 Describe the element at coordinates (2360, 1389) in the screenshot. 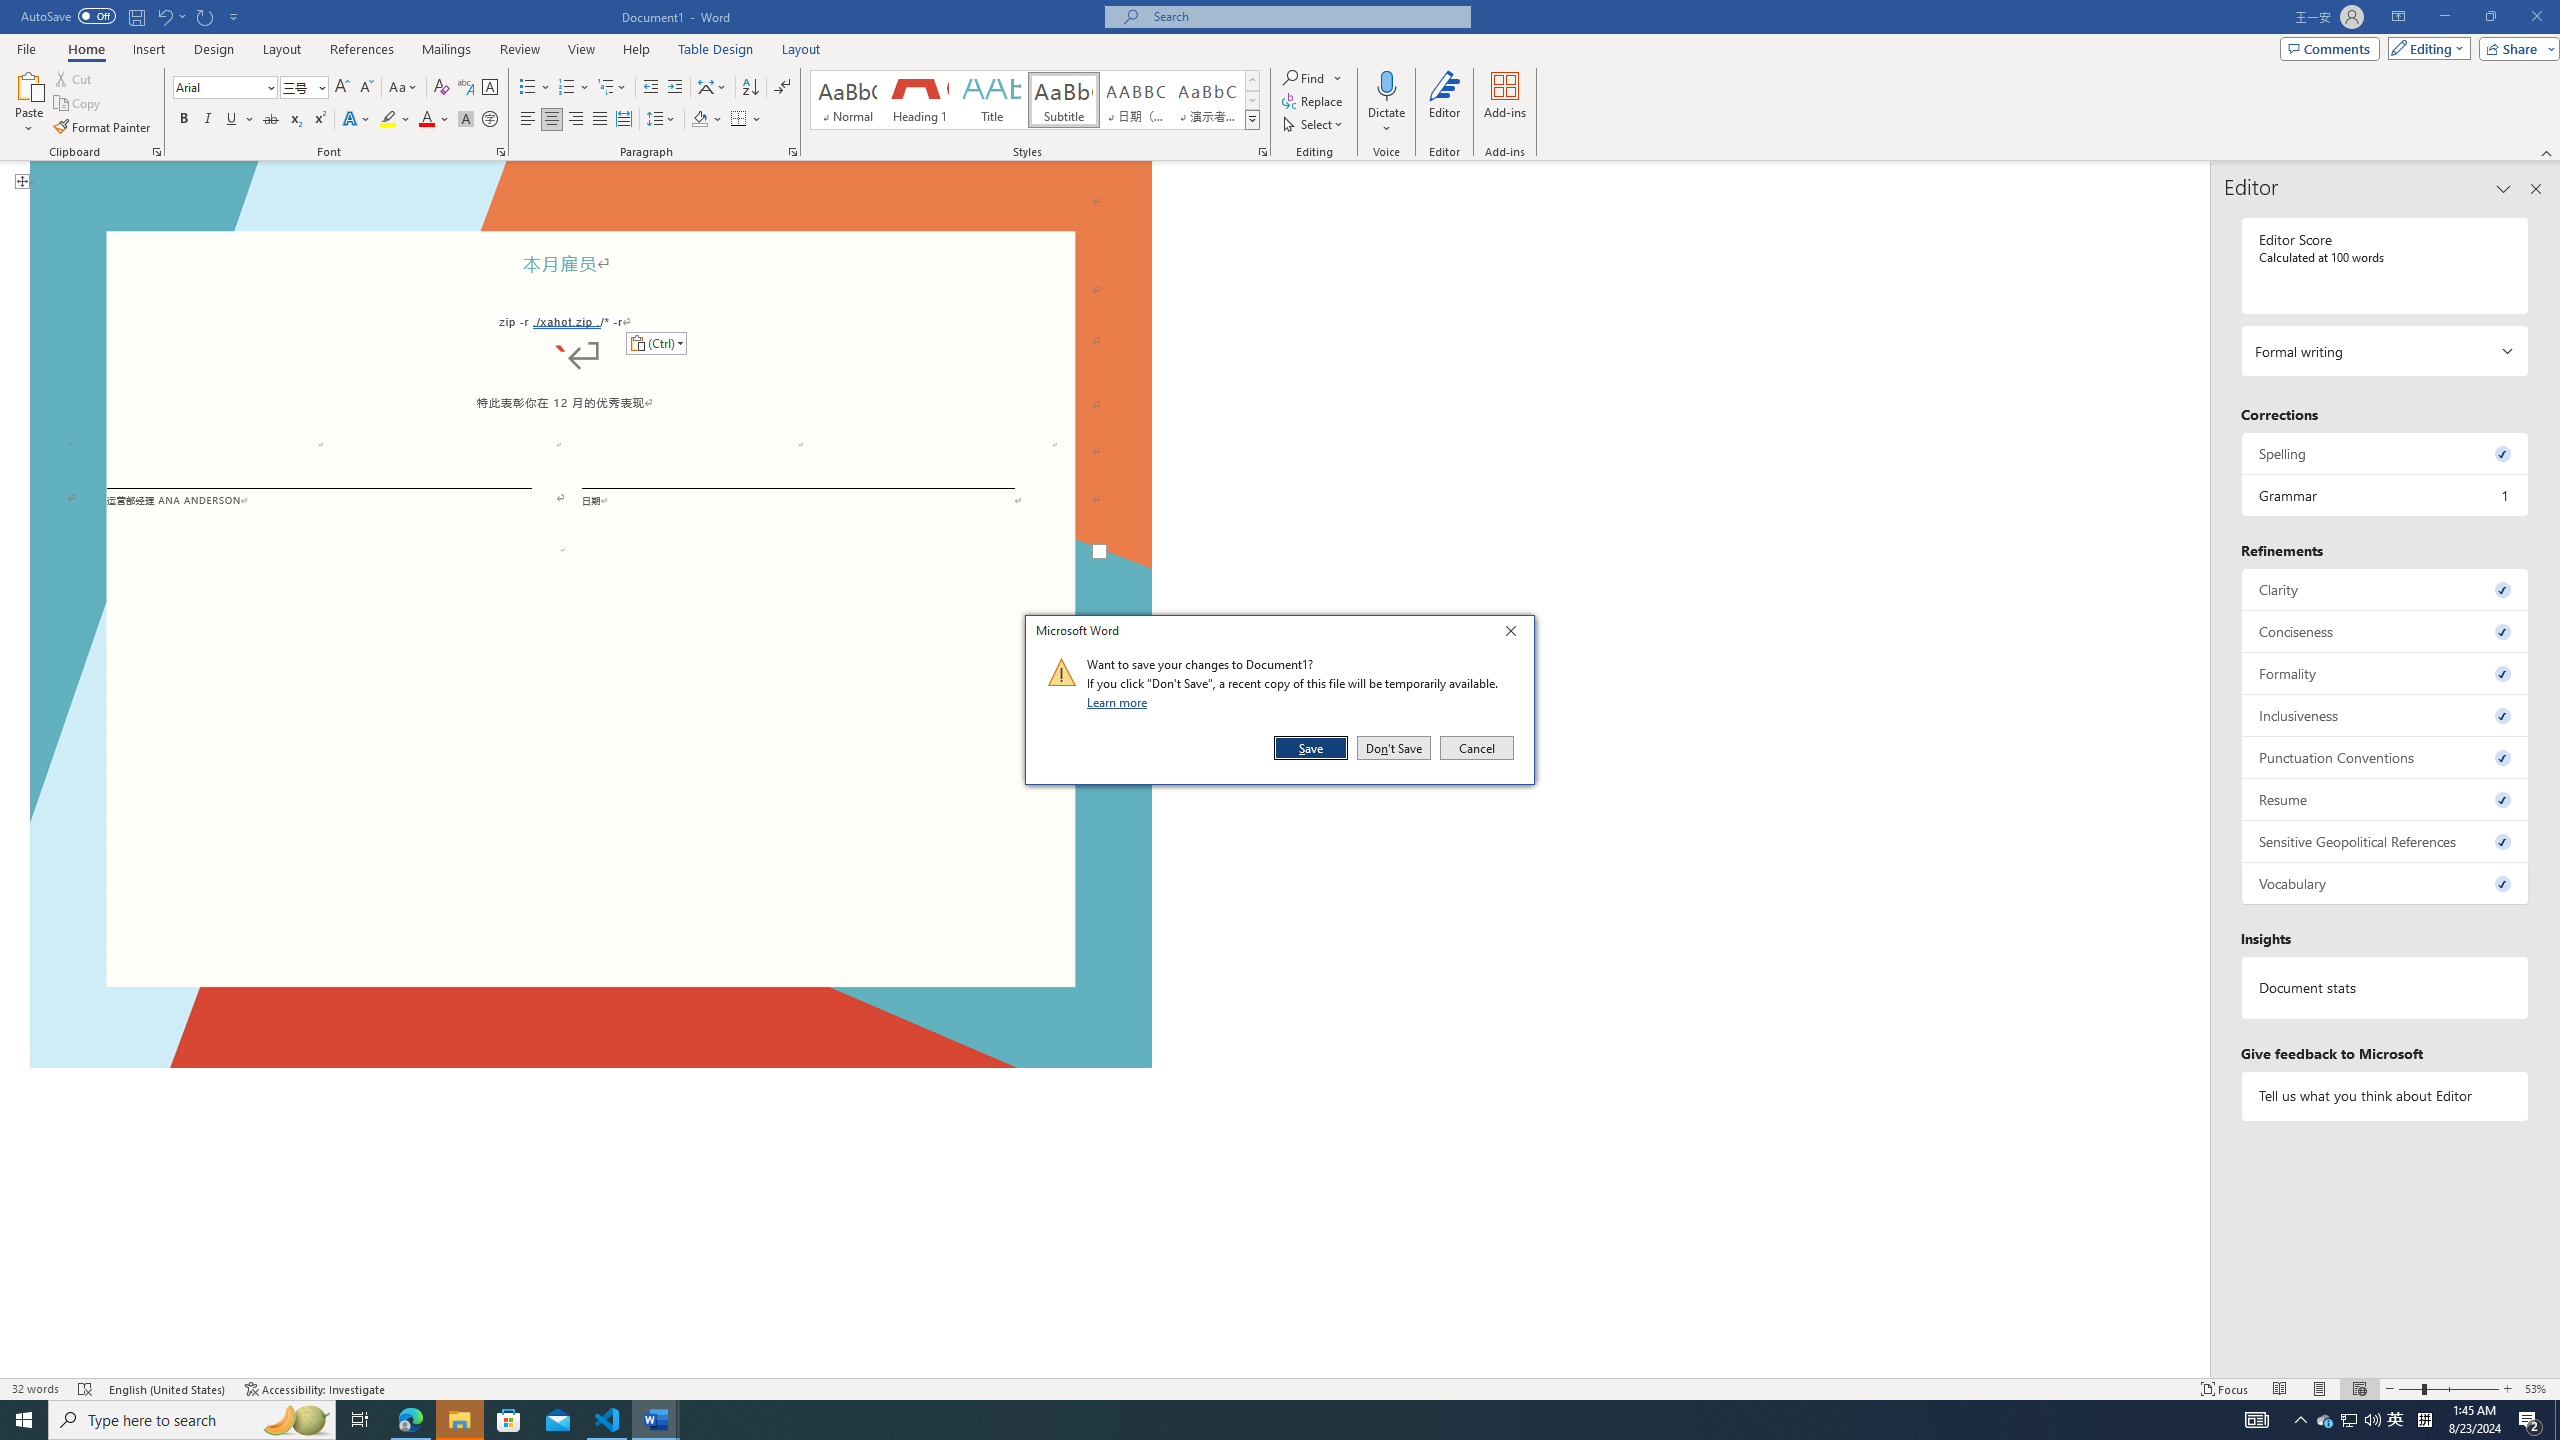

I see `'Web Layout'` at that location.